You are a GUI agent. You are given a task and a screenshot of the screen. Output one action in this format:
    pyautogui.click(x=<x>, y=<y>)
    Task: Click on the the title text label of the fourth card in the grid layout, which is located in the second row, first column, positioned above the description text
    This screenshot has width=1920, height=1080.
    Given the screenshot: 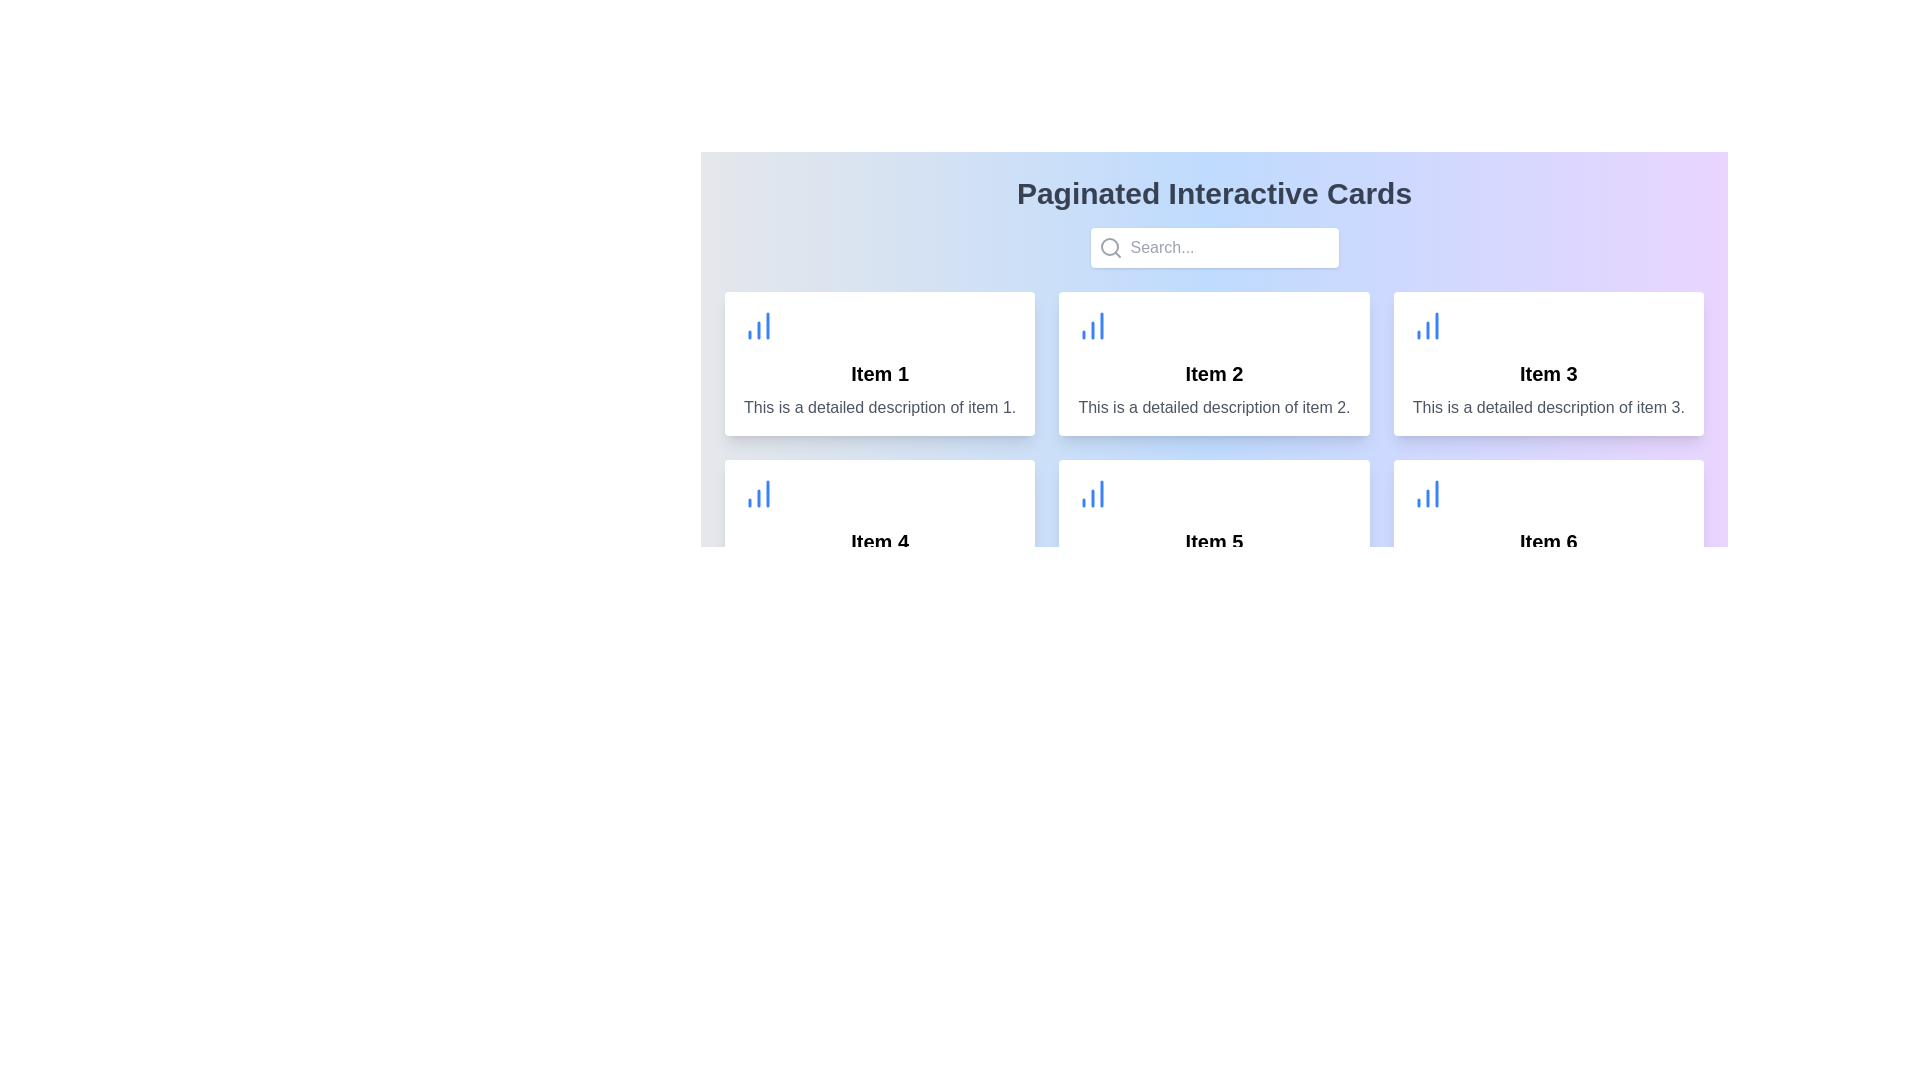 What is the action you would take?
    pyautogui.click(x=880, y=542)
    